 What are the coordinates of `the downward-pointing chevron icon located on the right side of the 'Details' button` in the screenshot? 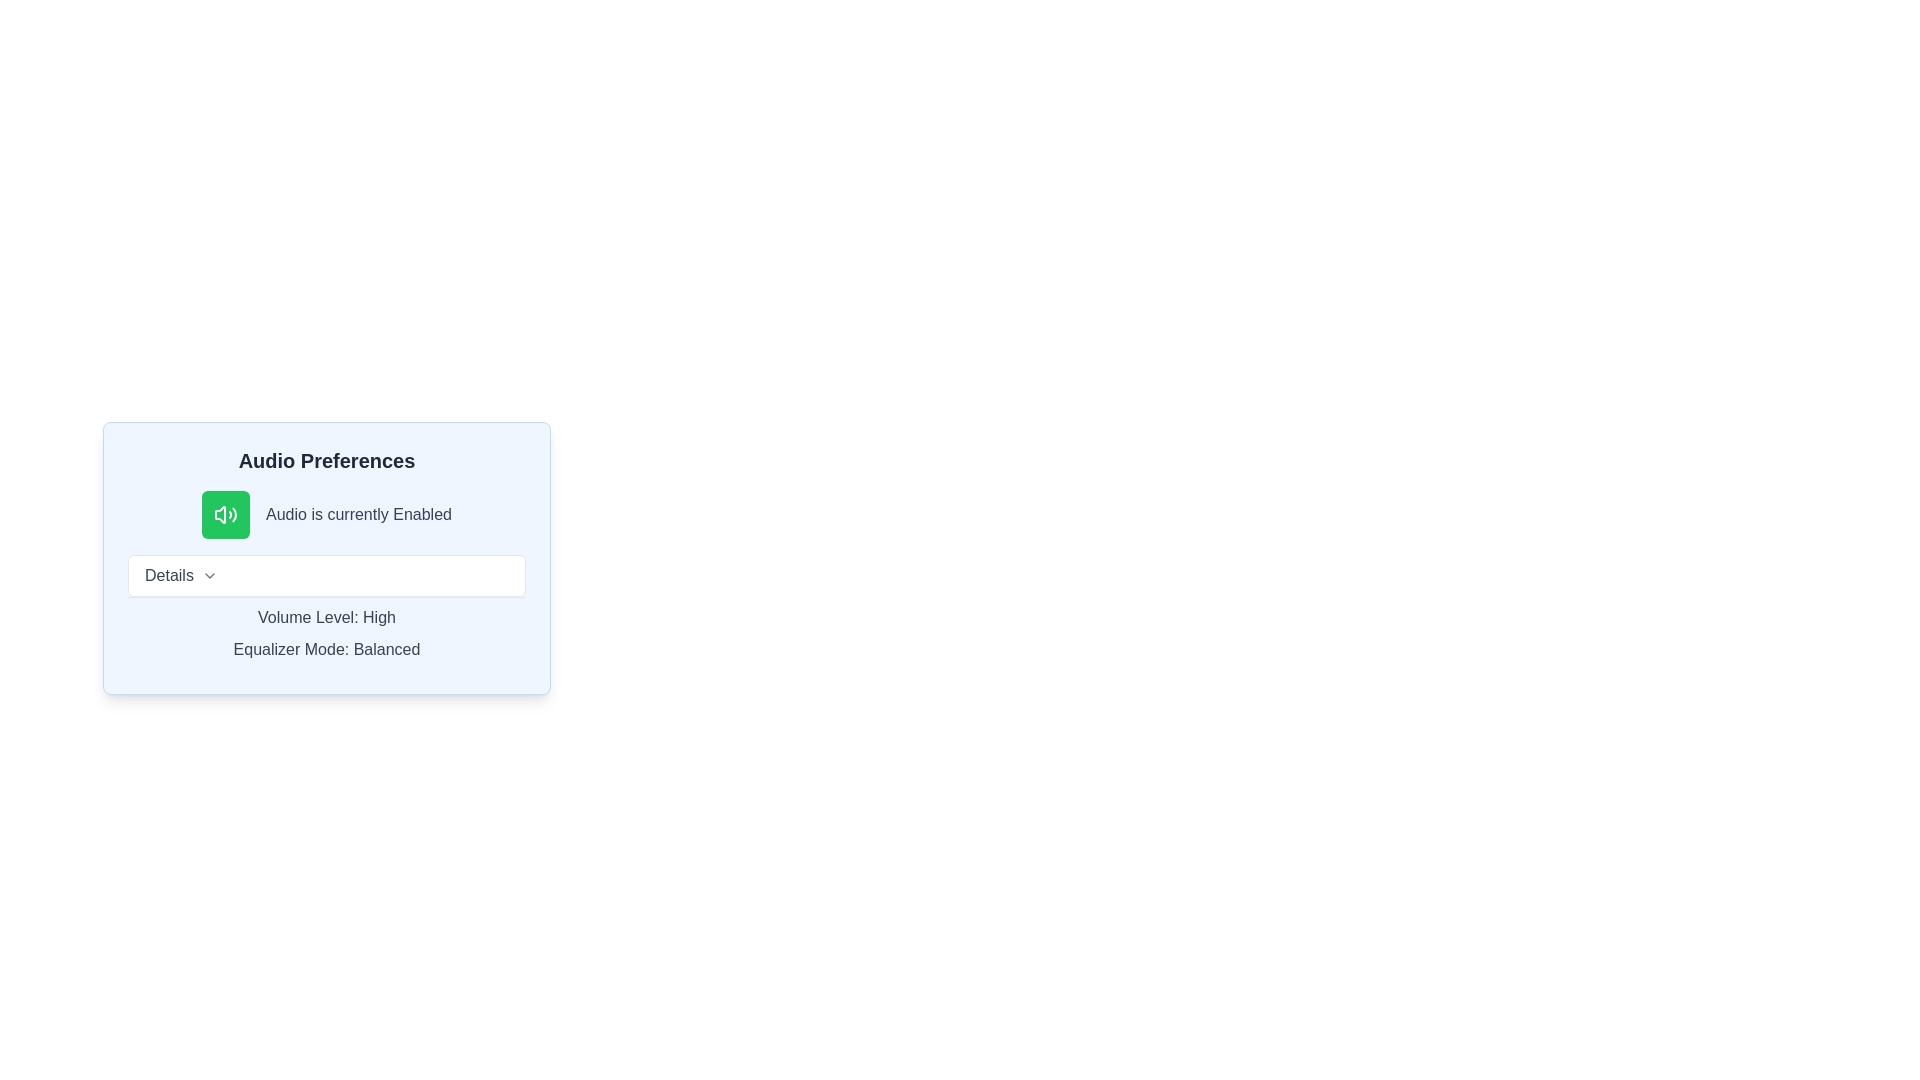 It's located at (209, 575).